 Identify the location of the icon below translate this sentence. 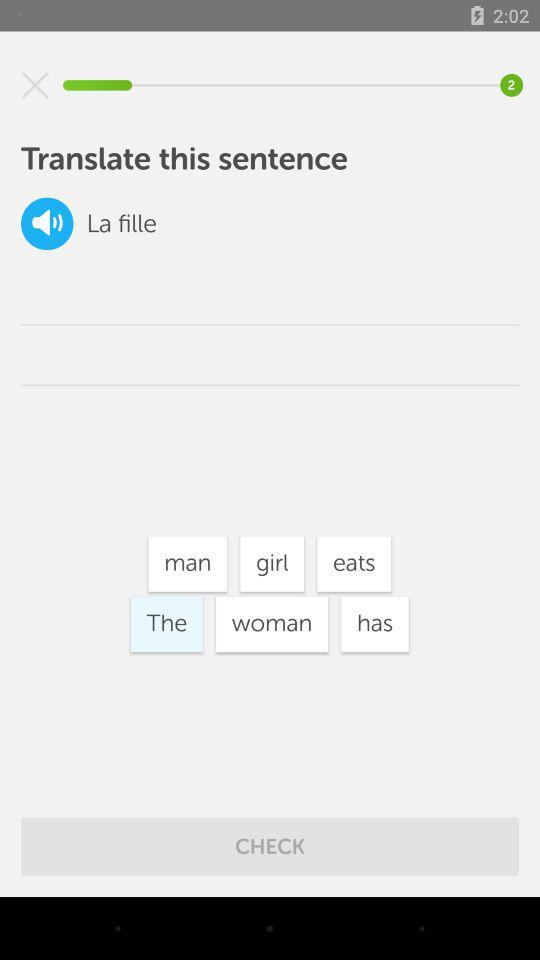
(47, 223).